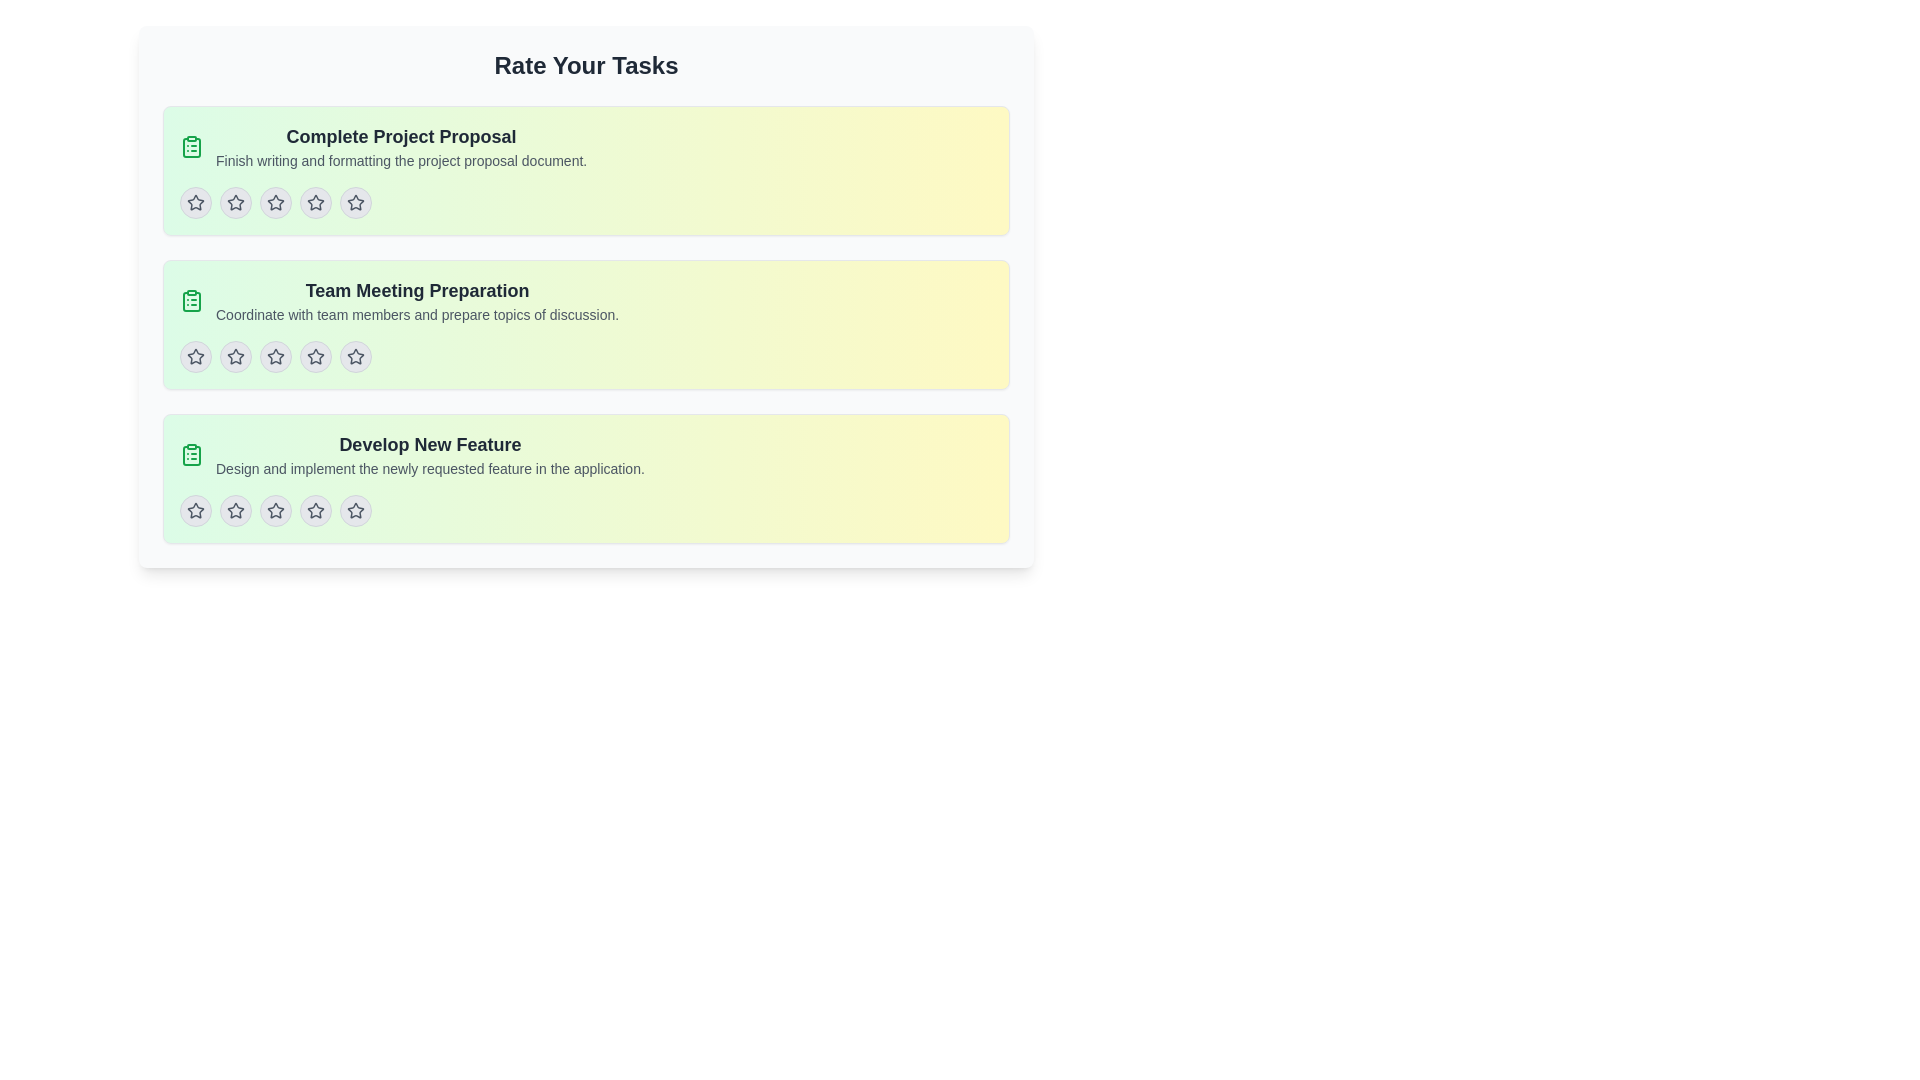 The width and height of the screenshot is (1920, 1080). I want to click on the first rating star in the rating section of the 'Develop New Feature' task card, so click(235, 509).